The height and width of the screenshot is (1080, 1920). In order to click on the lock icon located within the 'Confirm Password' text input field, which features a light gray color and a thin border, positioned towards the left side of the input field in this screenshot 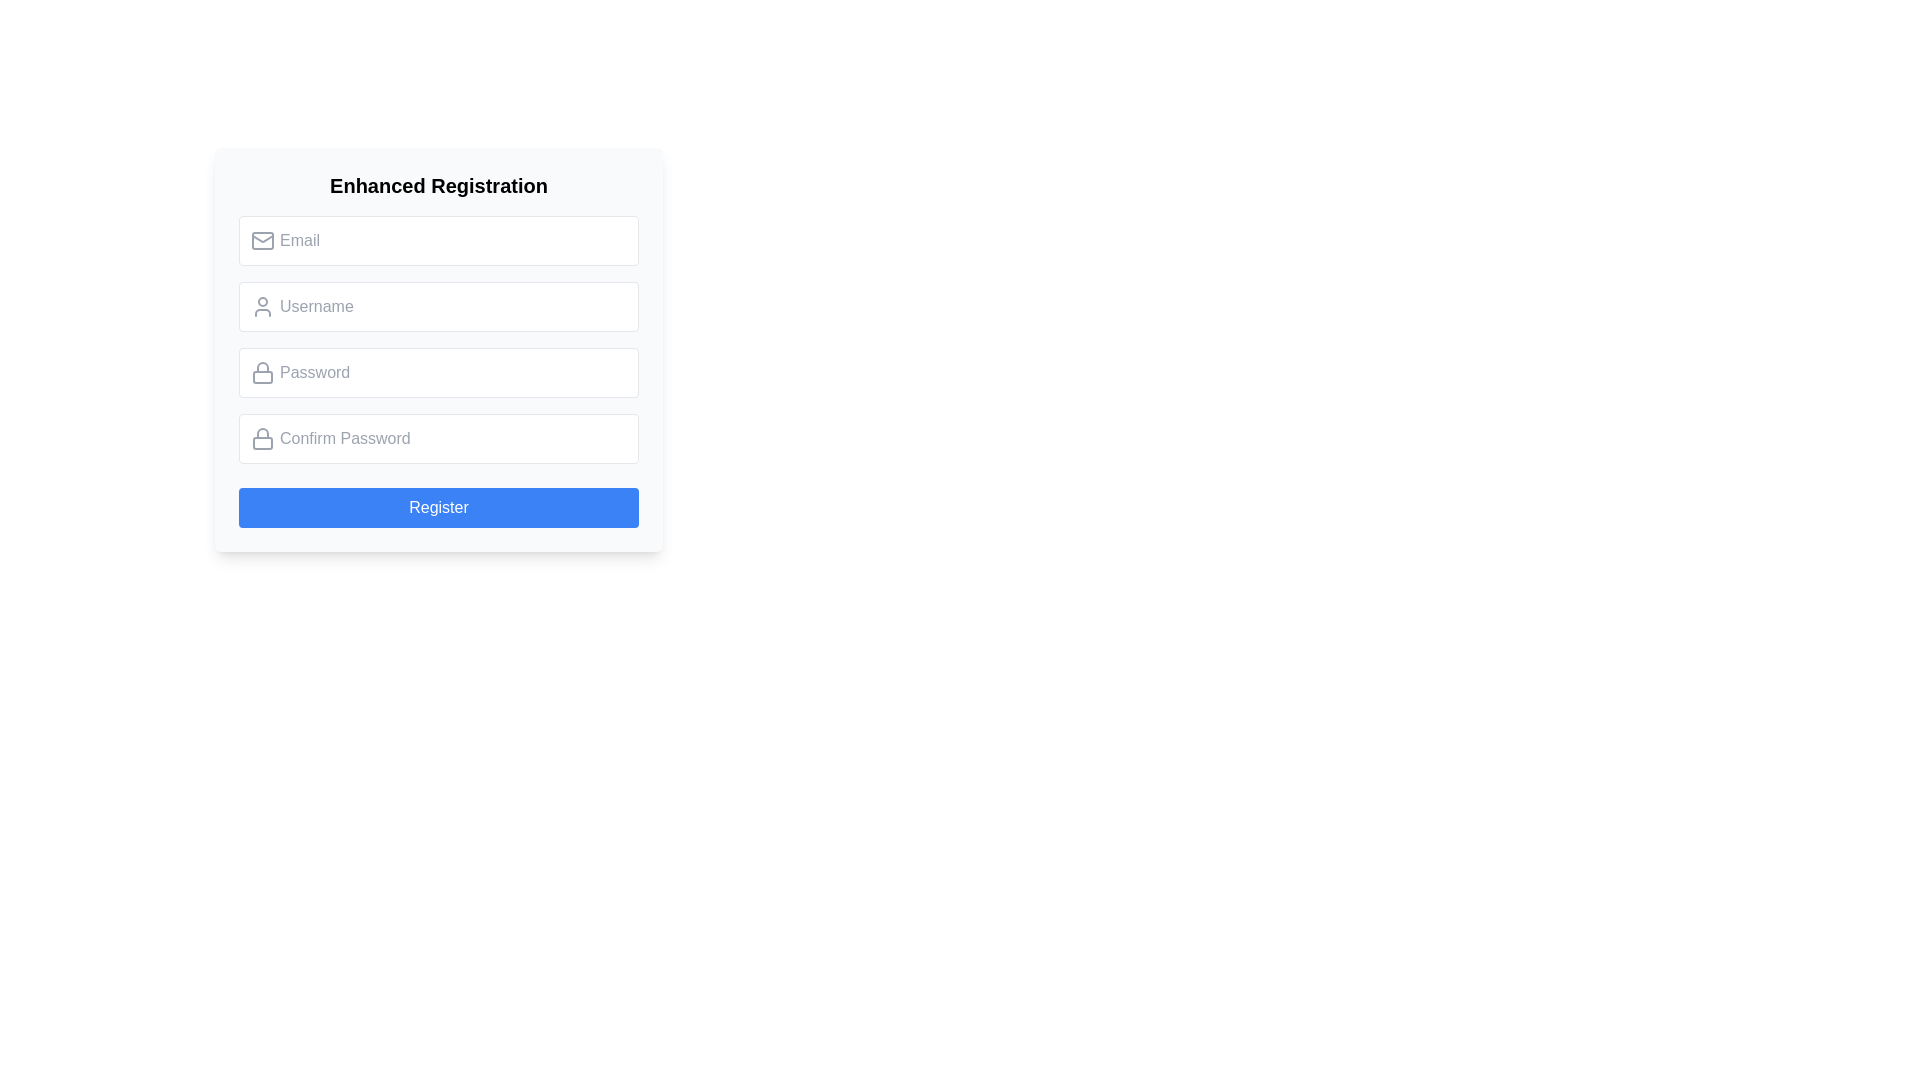, I will do `click(262, 438)`.